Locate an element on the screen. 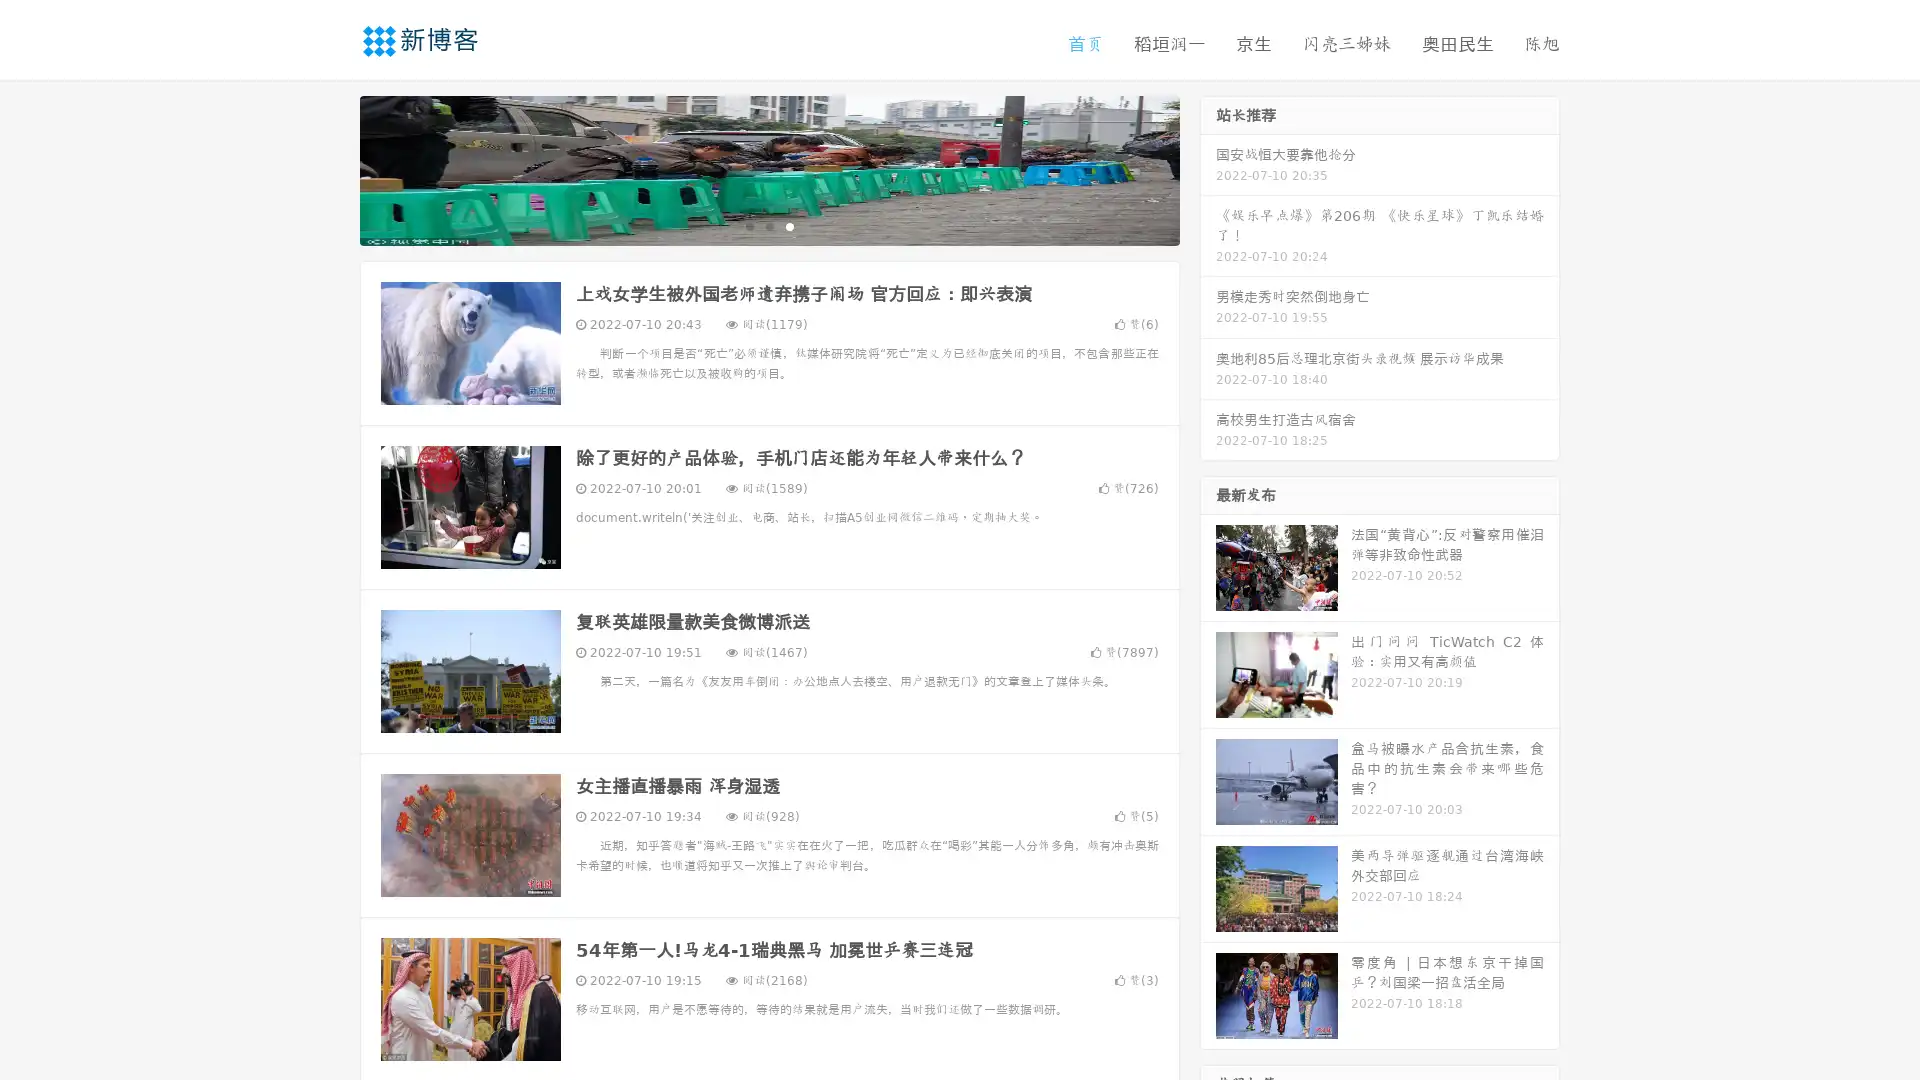  Go to slide 3 is located at coordinates (789, 225).